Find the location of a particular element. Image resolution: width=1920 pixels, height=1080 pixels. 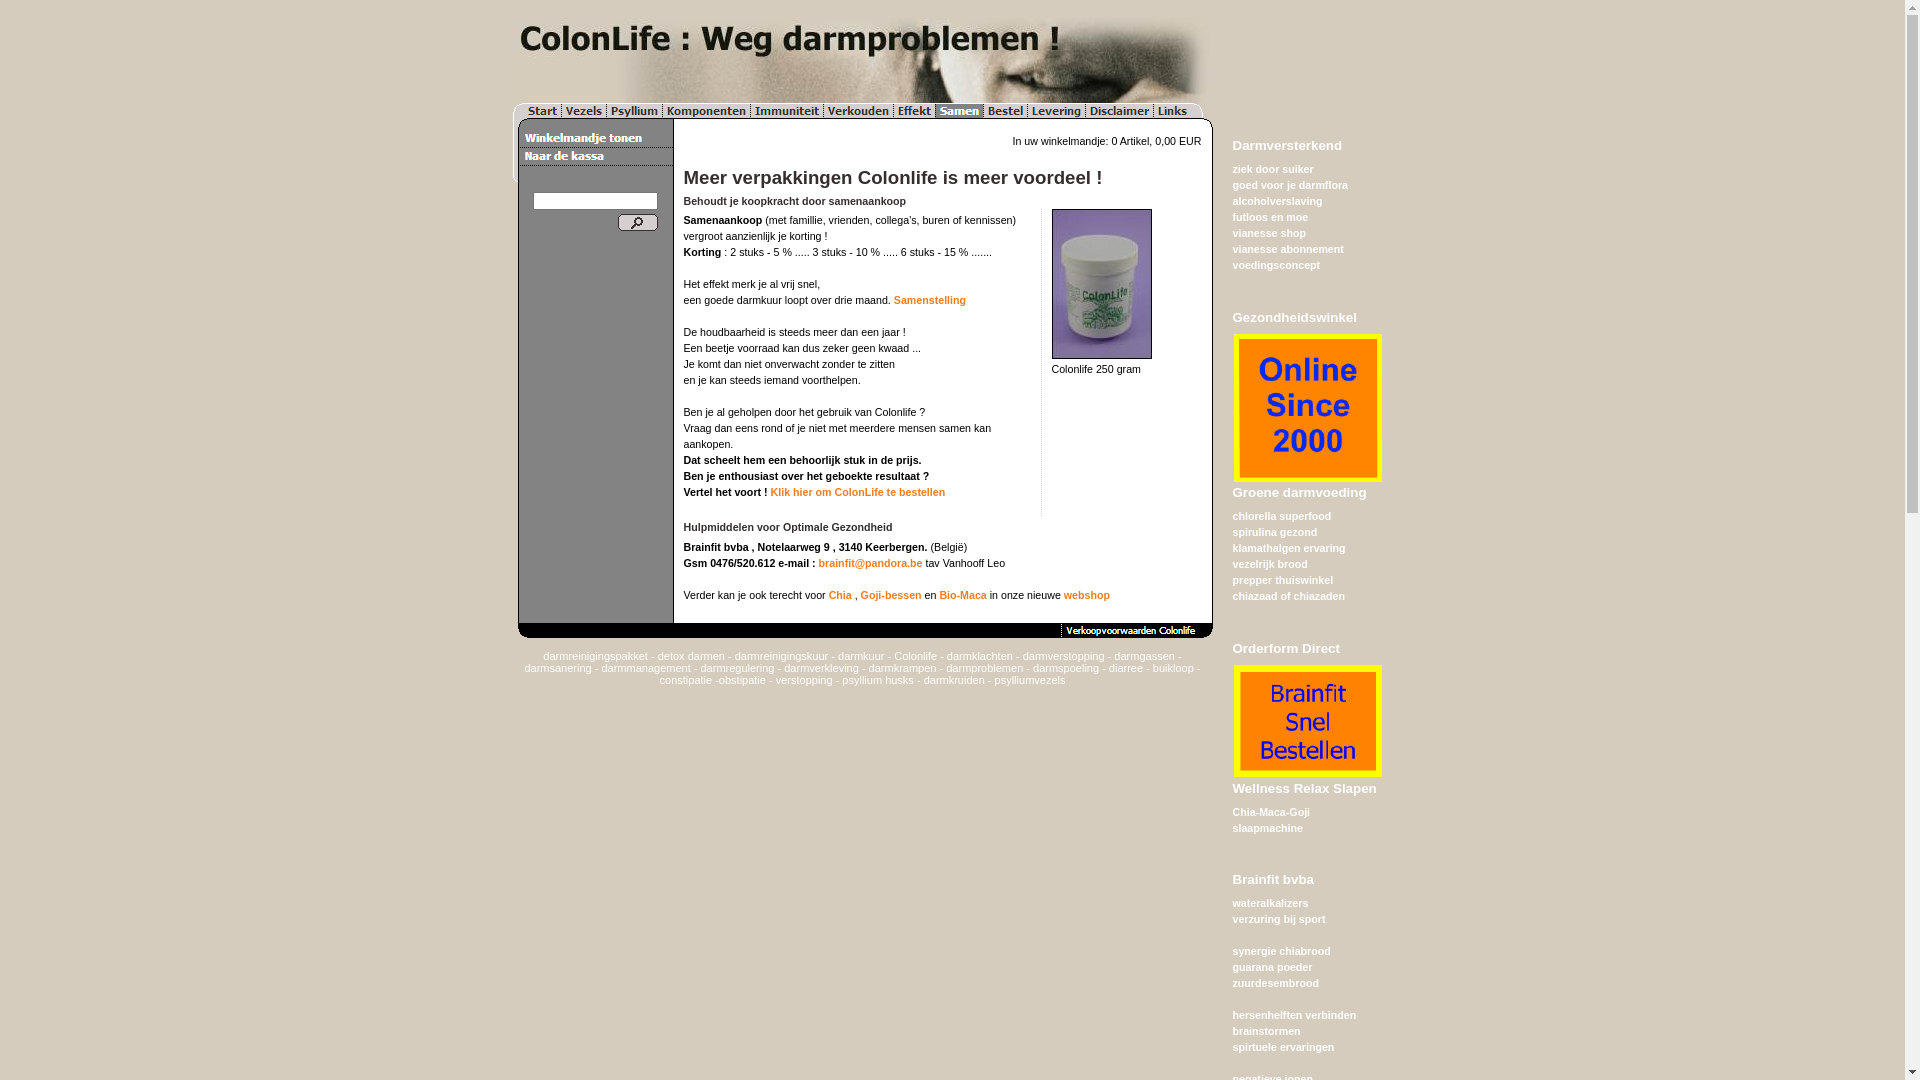

'goed voor je darmflora' is located at coordinates (1289, 185).